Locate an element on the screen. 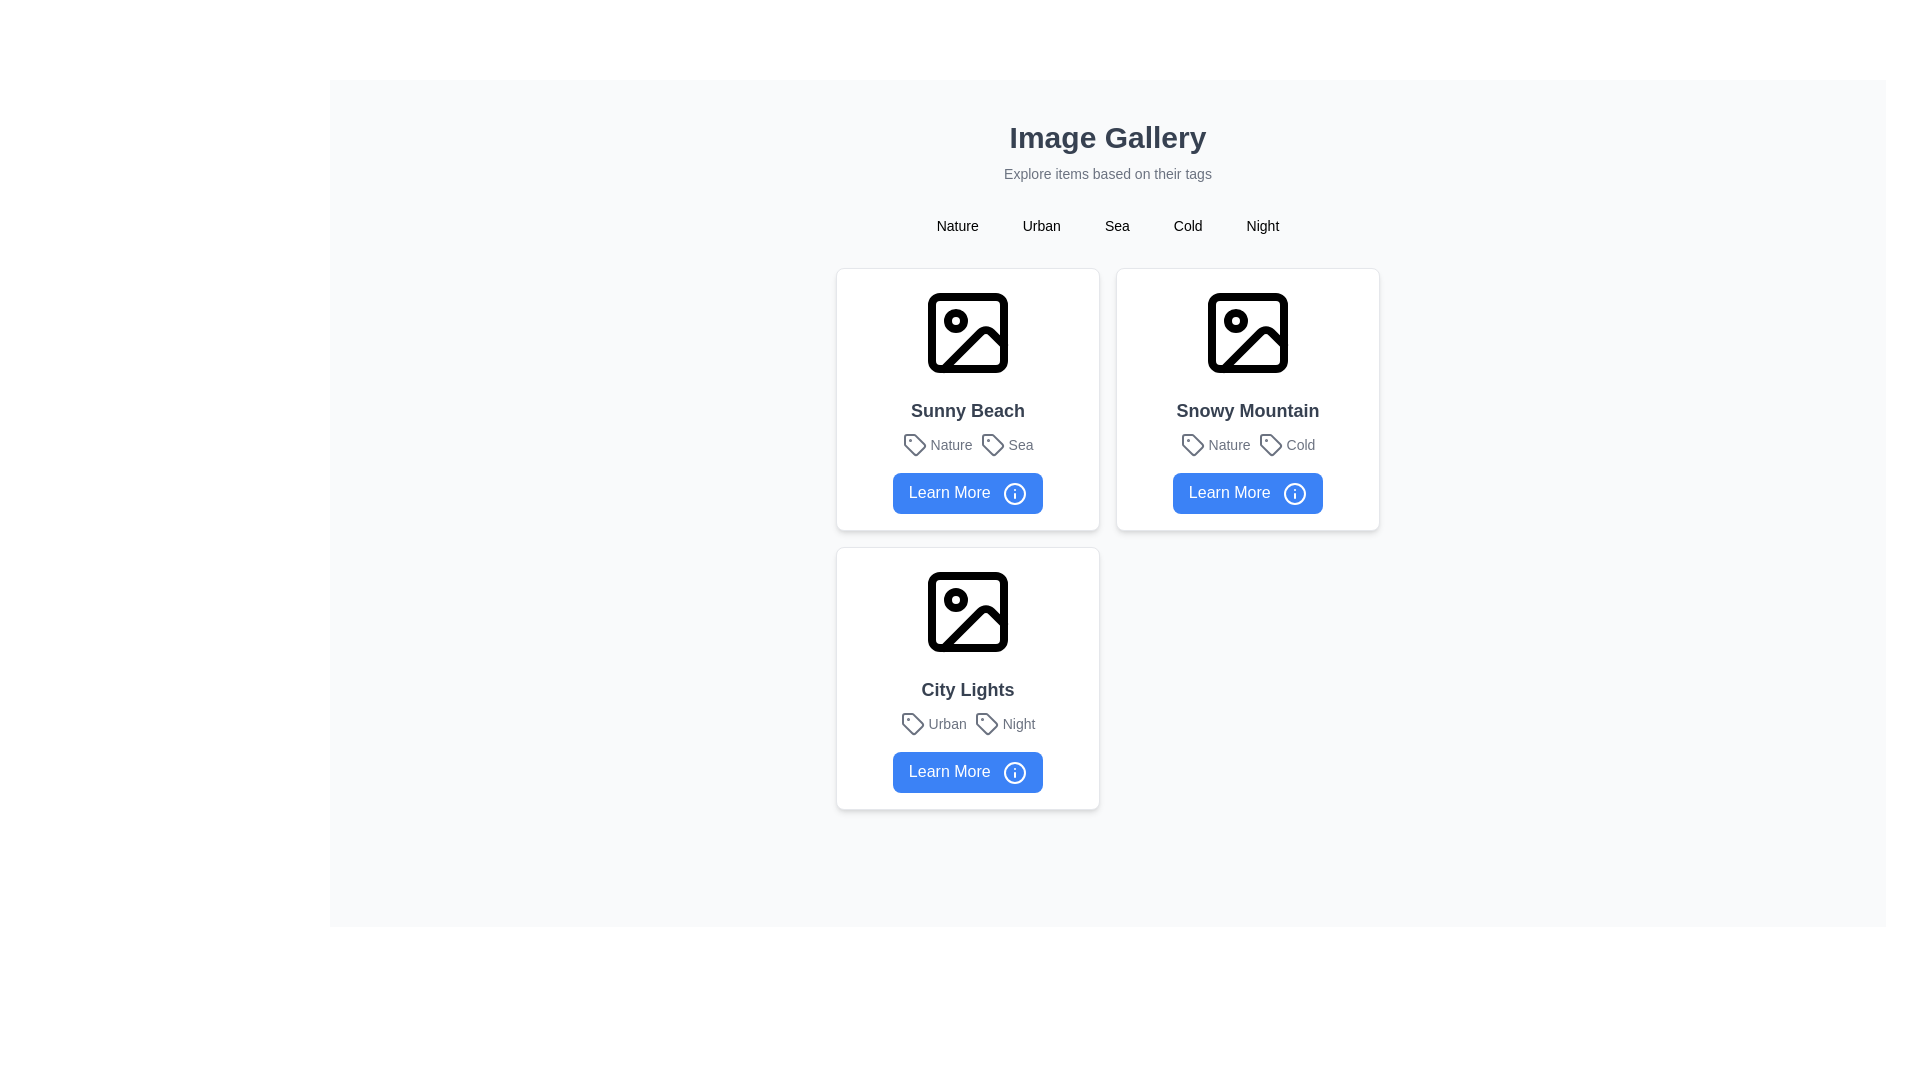 This screenshot has height=1080, width=1920. the 'Night' filter button, which is the fifth item in a row of buttons including 'Nature', 'Urban', 'Sea', and 'Cold', to trigger its hover effects is located at coordinates (1261, 225).